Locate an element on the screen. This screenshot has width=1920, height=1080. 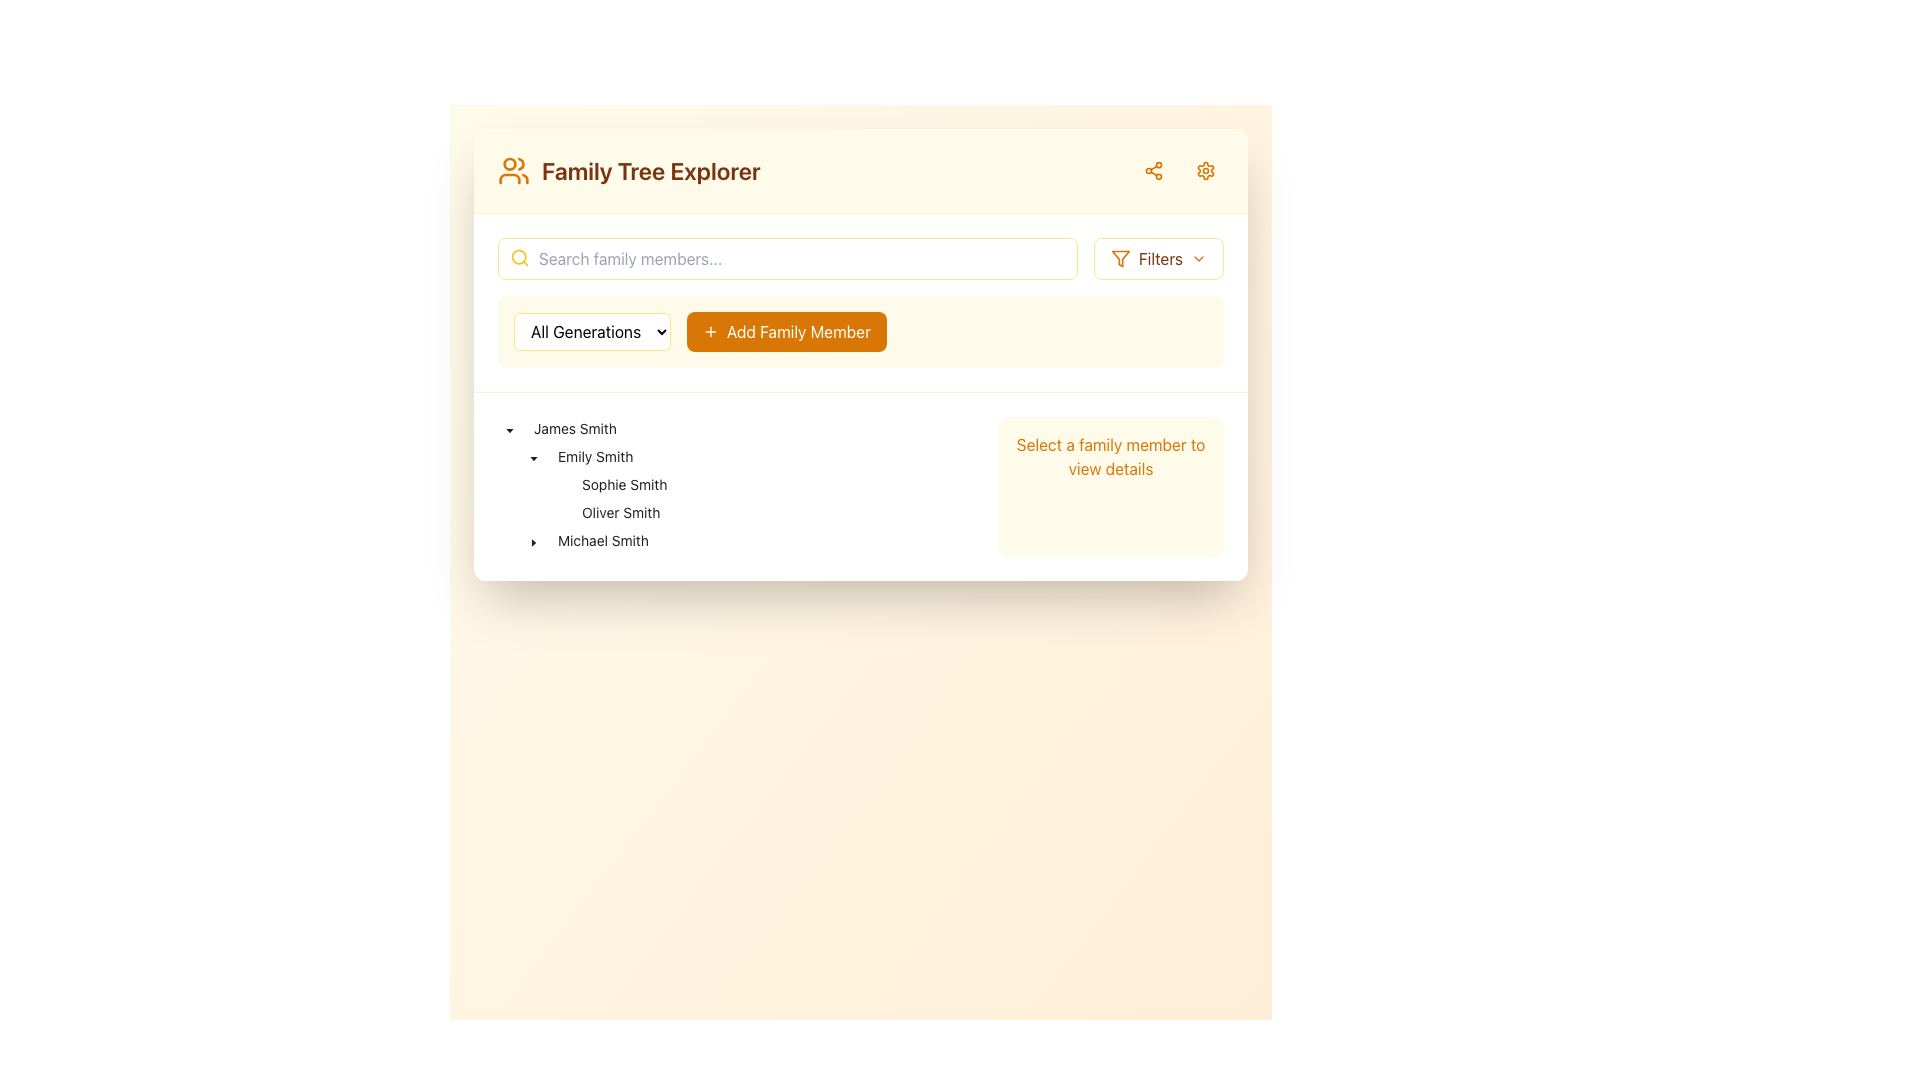
the decorative circular graphic element within the SVG image located in the header area, positioned to the left of the 'Family Tree Explorer' text is located at coordinates (509, 163).